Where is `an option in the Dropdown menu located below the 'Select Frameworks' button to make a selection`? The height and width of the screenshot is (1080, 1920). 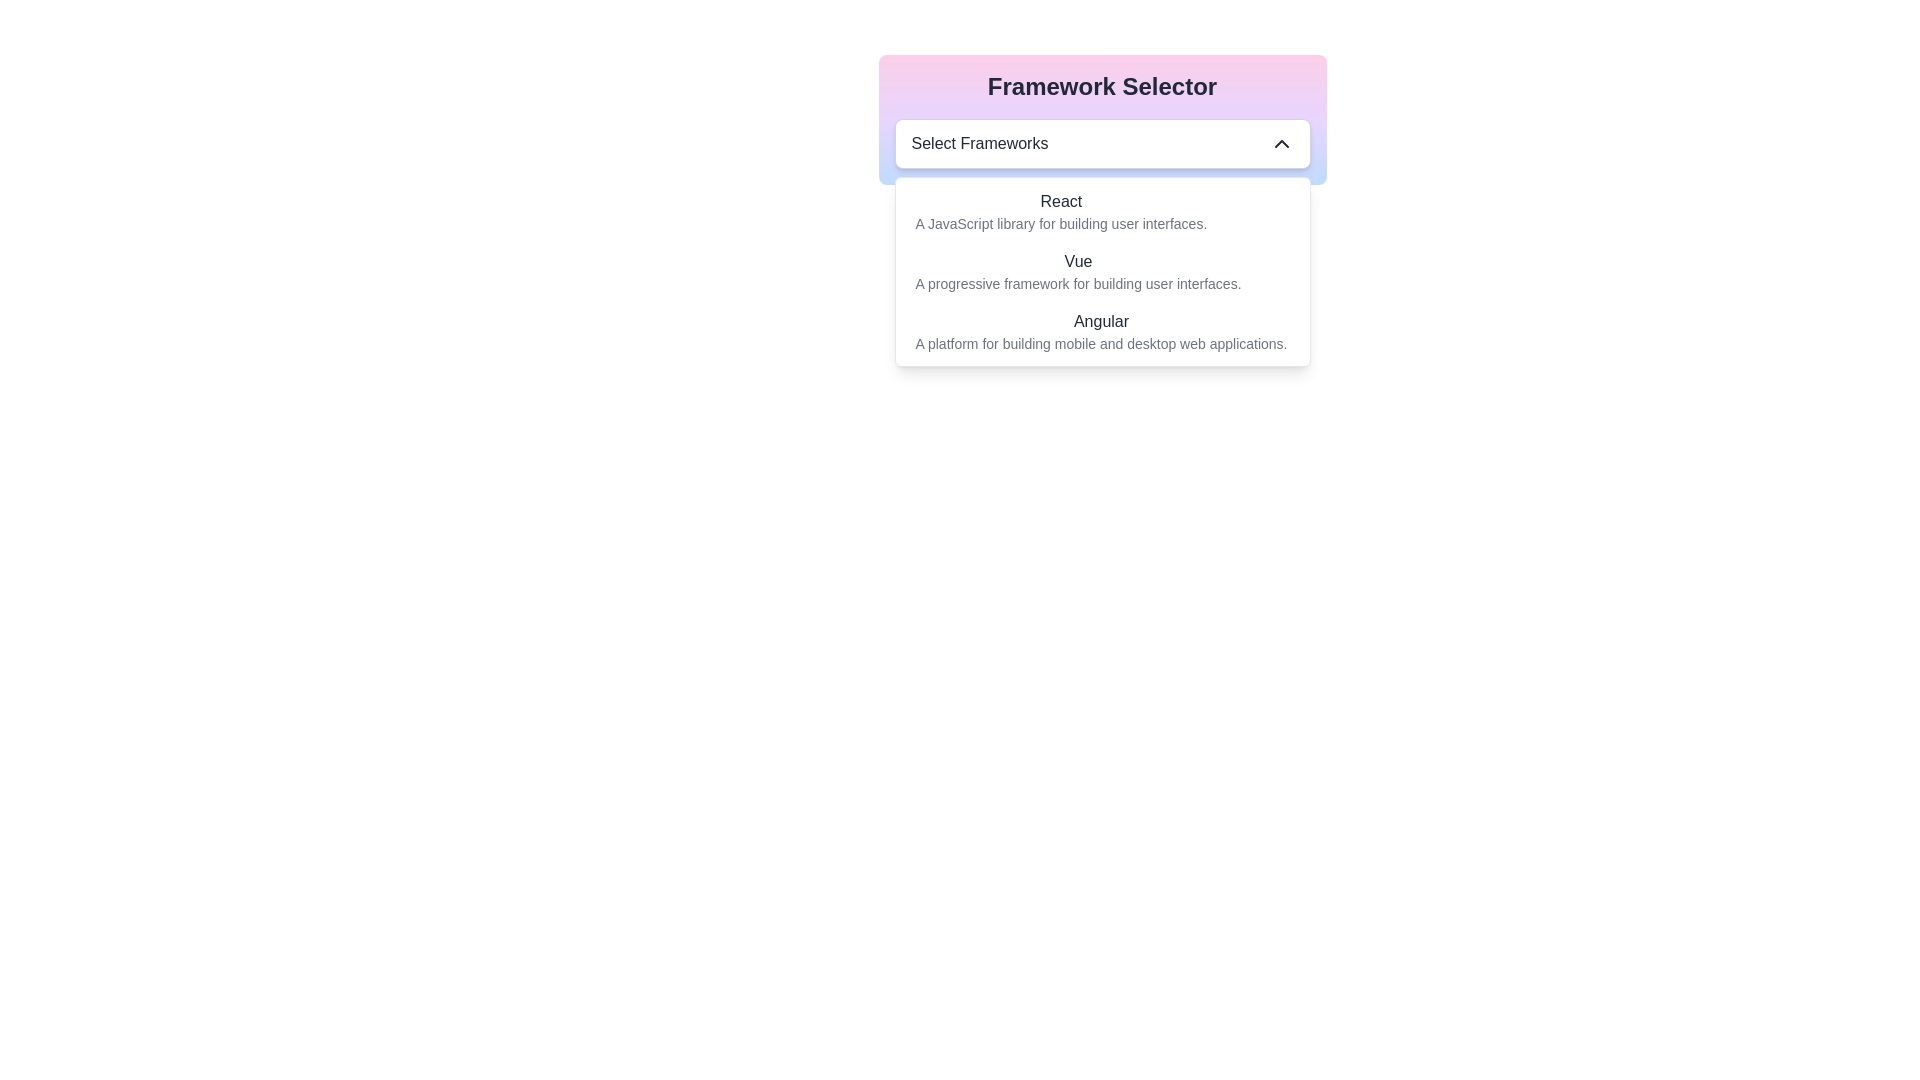 an option in the Dropdown menu located below the 'Select Frameworks' button to make a selection is located at coordinates (1101, 272).